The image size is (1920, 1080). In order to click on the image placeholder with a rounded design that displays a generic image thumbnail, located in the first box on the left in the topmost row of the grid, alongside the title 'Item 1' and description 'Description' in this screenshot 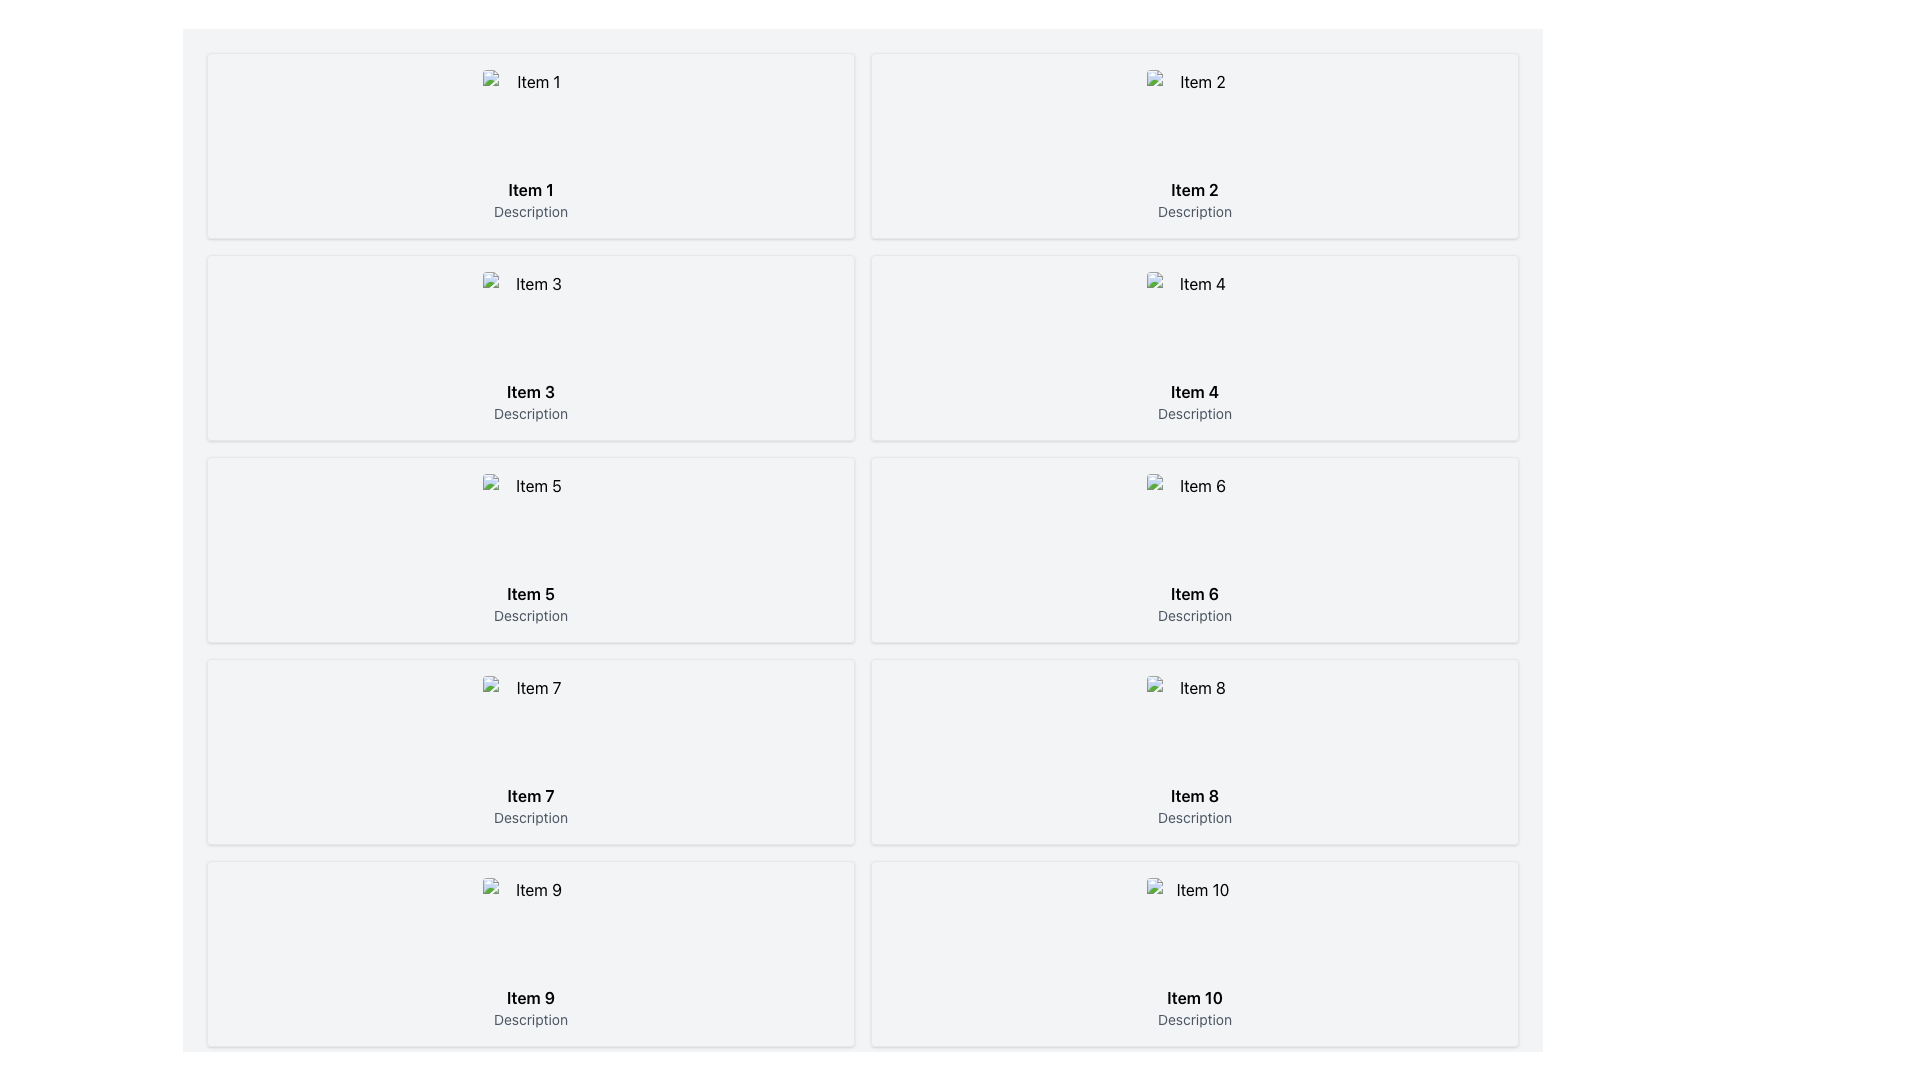, I will do `click(531, 118)`.